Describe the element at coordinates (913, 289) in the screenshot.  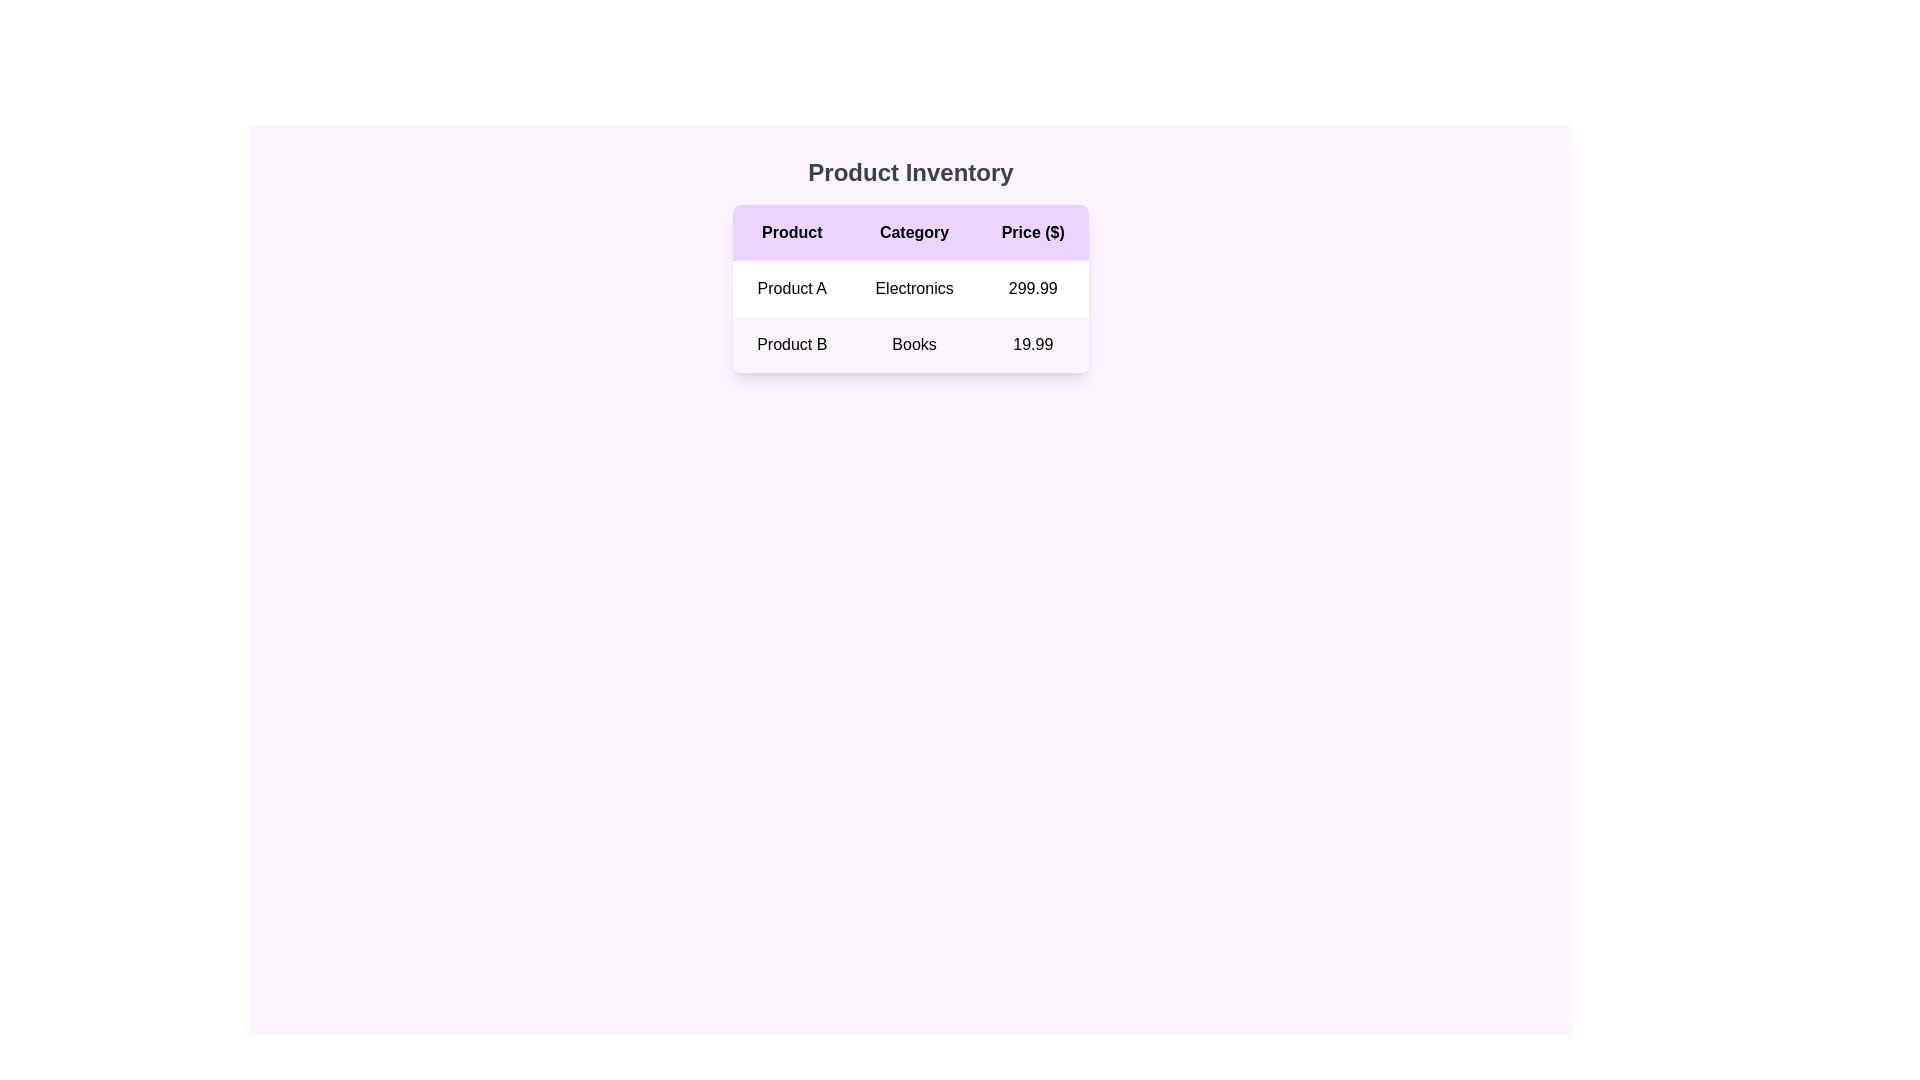
I see `the informational Text label indicating the category 'Product A' in the inventory table` at that location.